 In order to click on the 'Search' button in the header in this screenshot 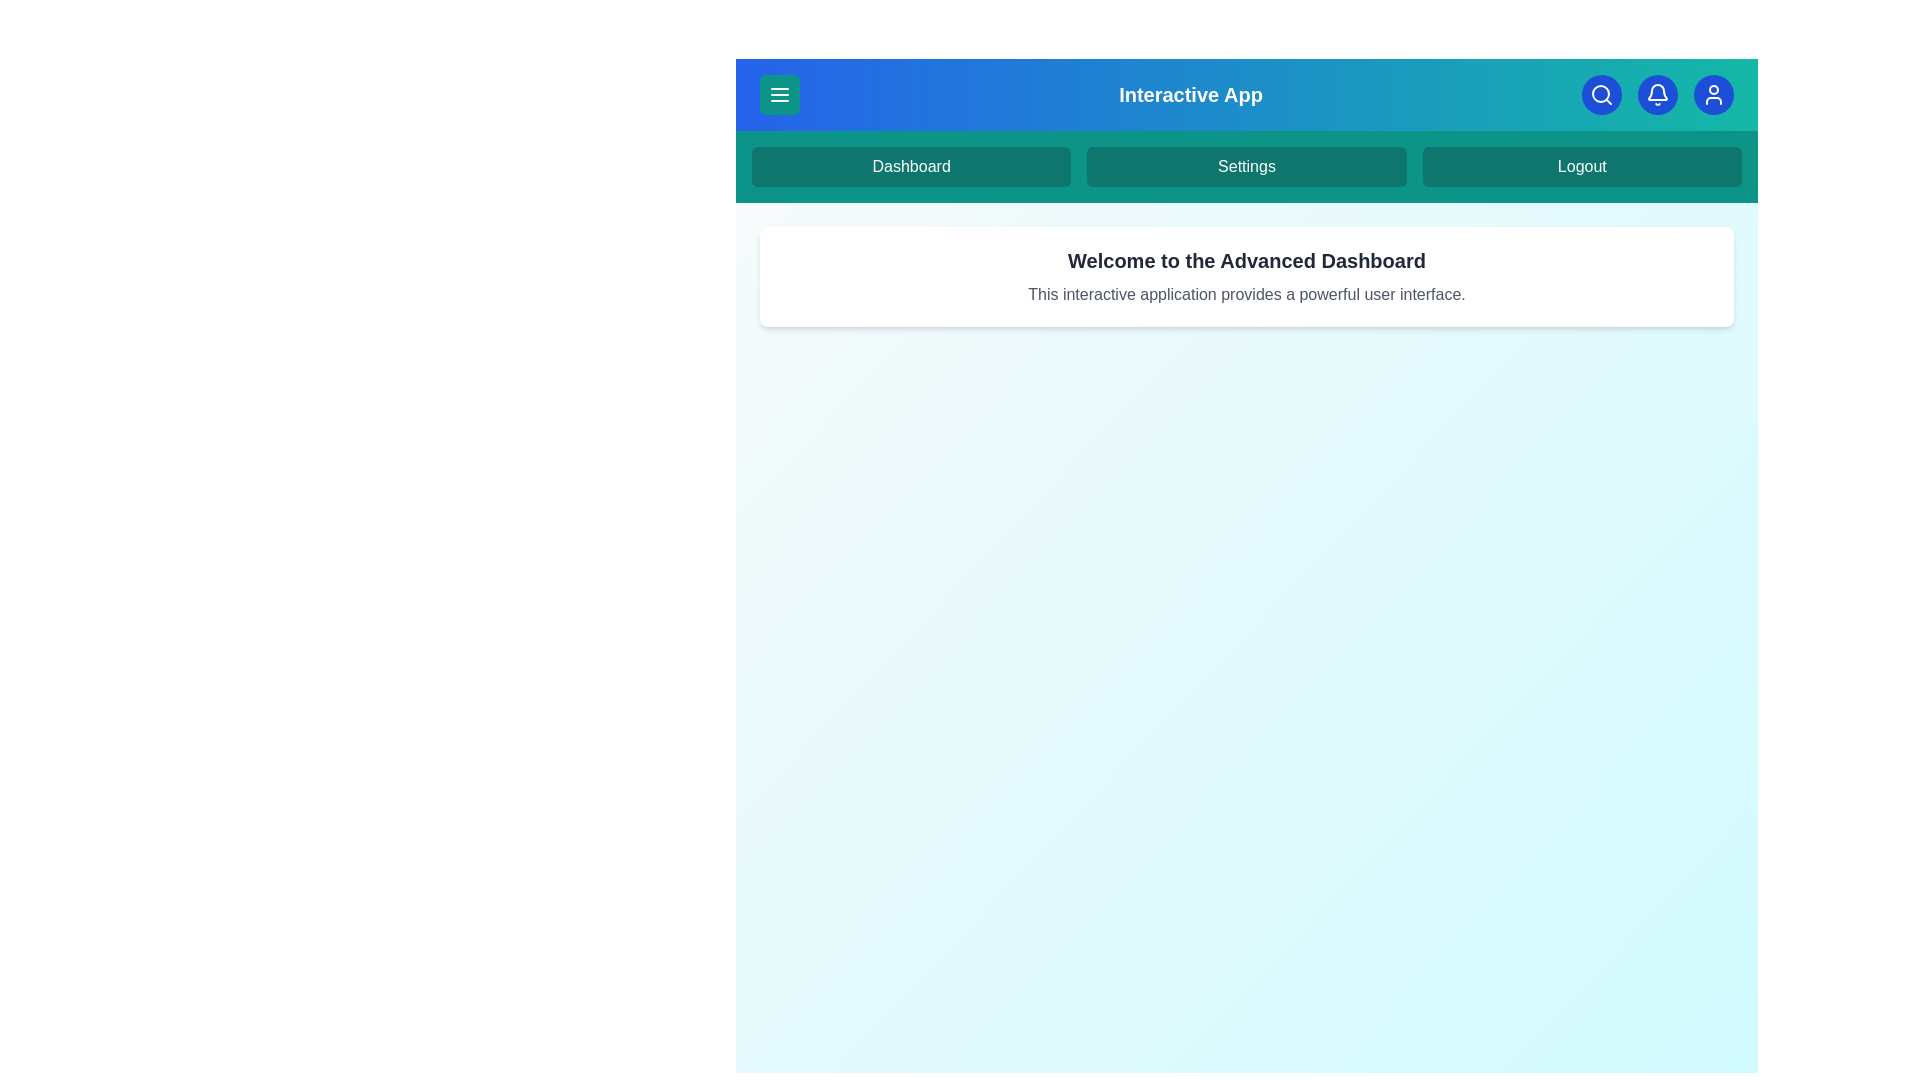, I will do `click(1602, 95)`.